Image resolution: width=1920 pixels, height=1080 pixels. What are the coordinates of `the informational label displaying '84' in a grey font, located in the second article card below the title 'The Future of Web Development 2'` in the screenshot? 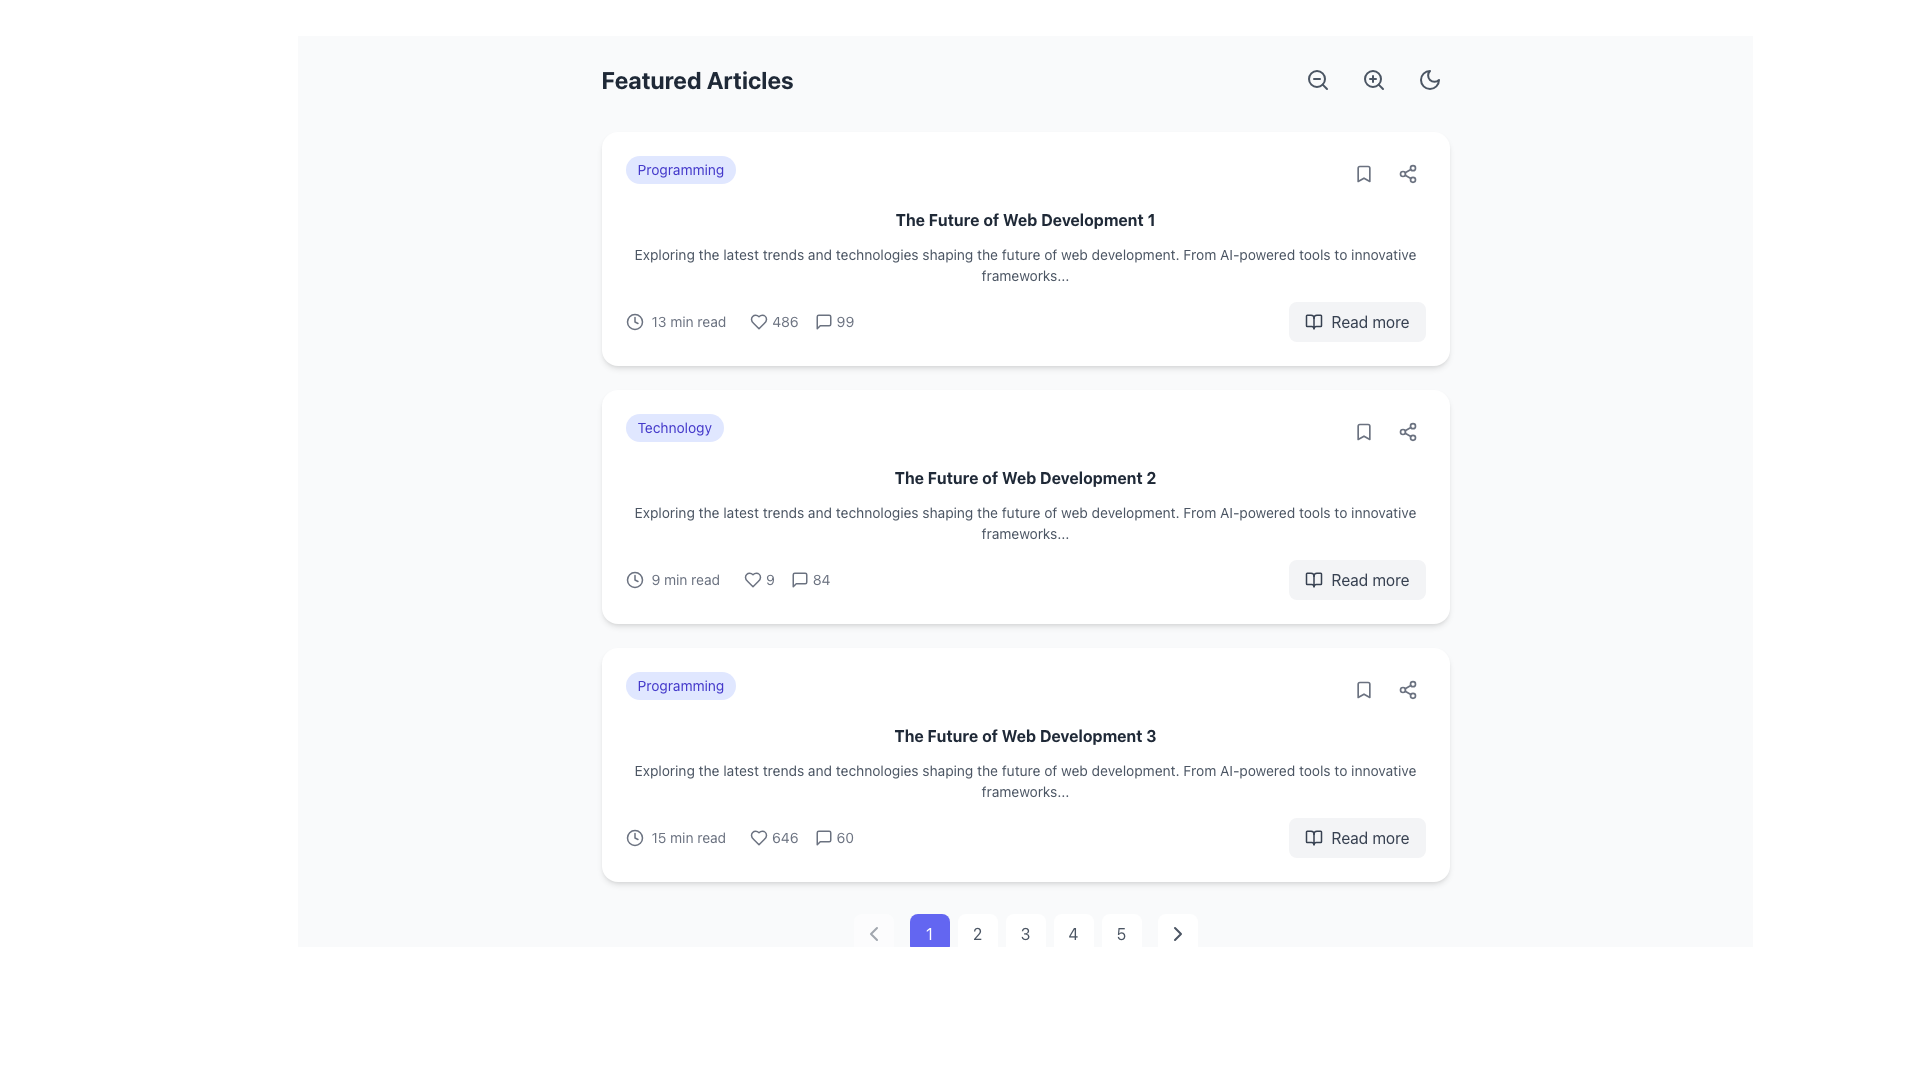 It's located at (810, 579).